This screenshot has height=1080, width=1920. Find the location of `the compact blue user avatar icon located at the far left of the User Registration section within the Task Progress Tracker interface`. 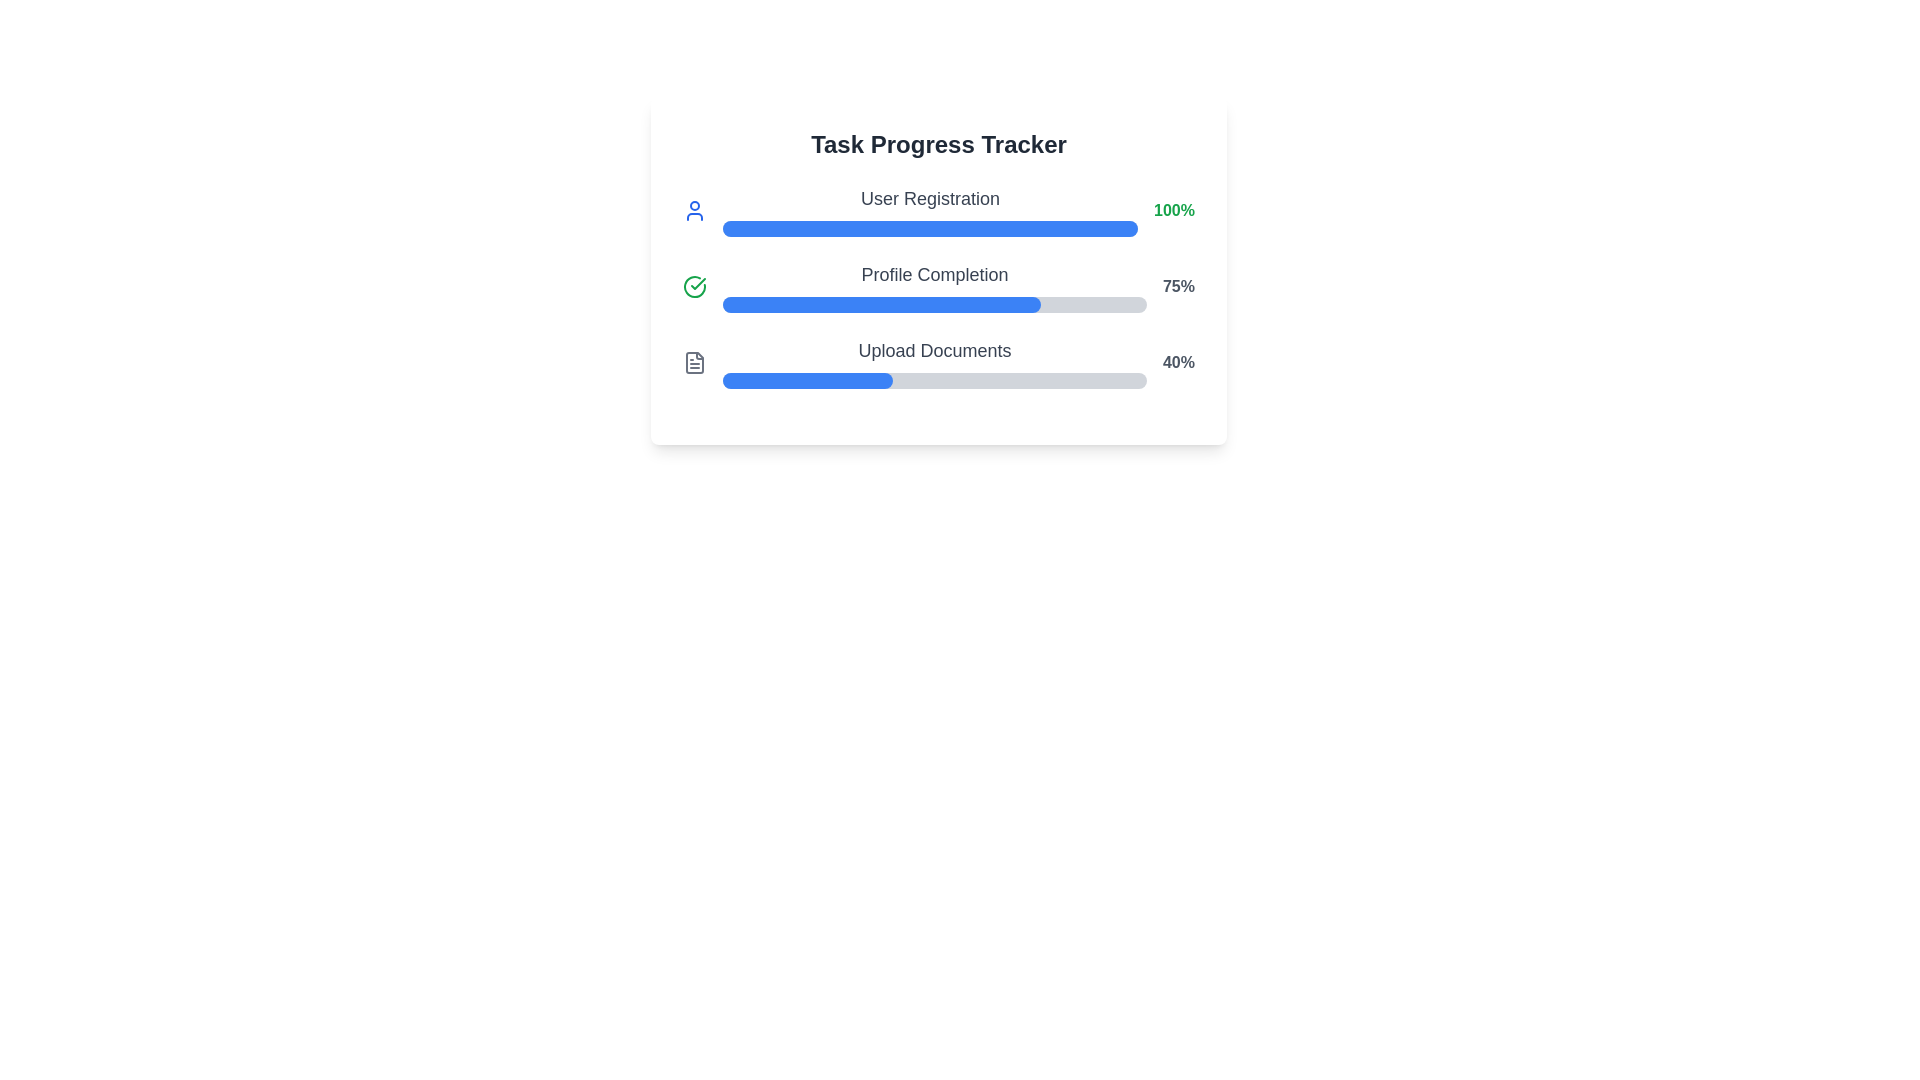

the compact blue user avatar icon located at the far left of the User Registration section within the Task Progress Tracker interface is located at coordinates (695, 211).